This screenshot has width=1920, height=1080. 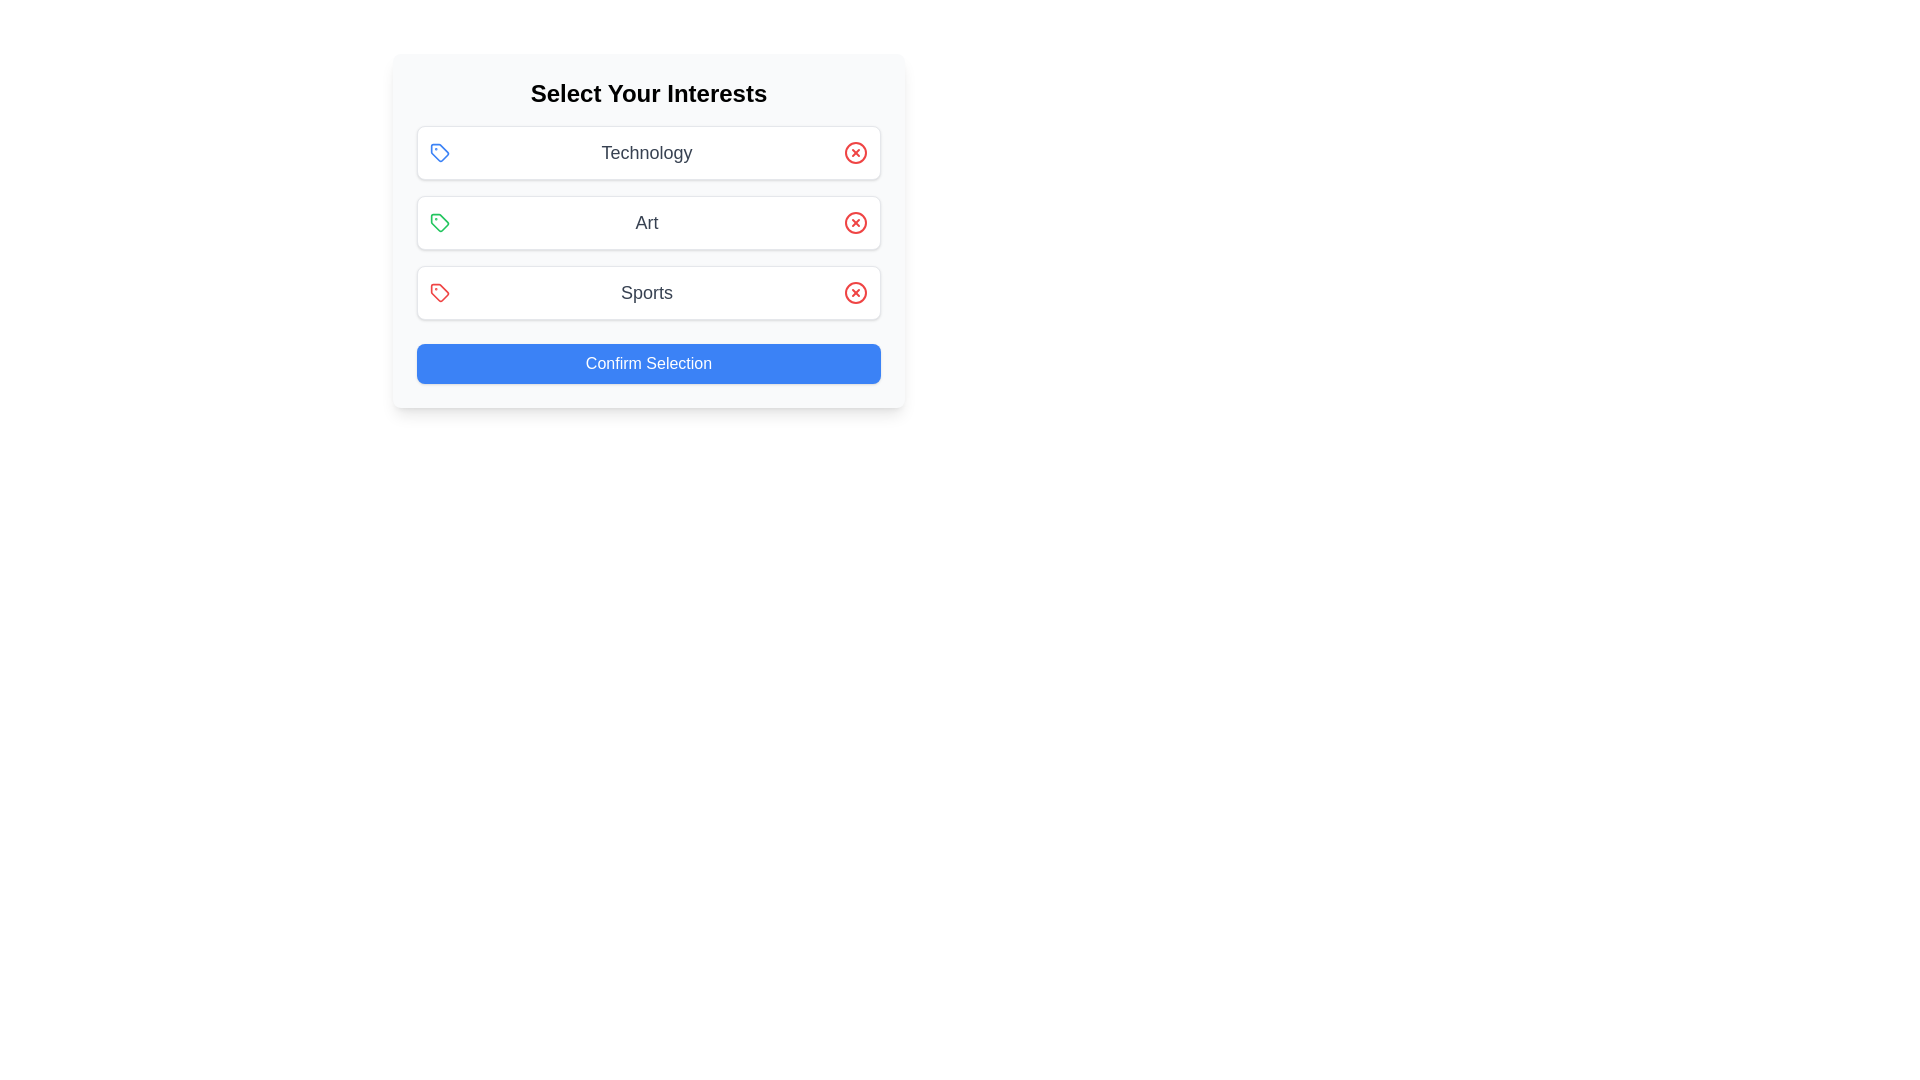 What do you see at coordinates (439, 152) in the screenshot?
I see `the icon corresponding to the interest Technology` at bounding box center [439, 152].